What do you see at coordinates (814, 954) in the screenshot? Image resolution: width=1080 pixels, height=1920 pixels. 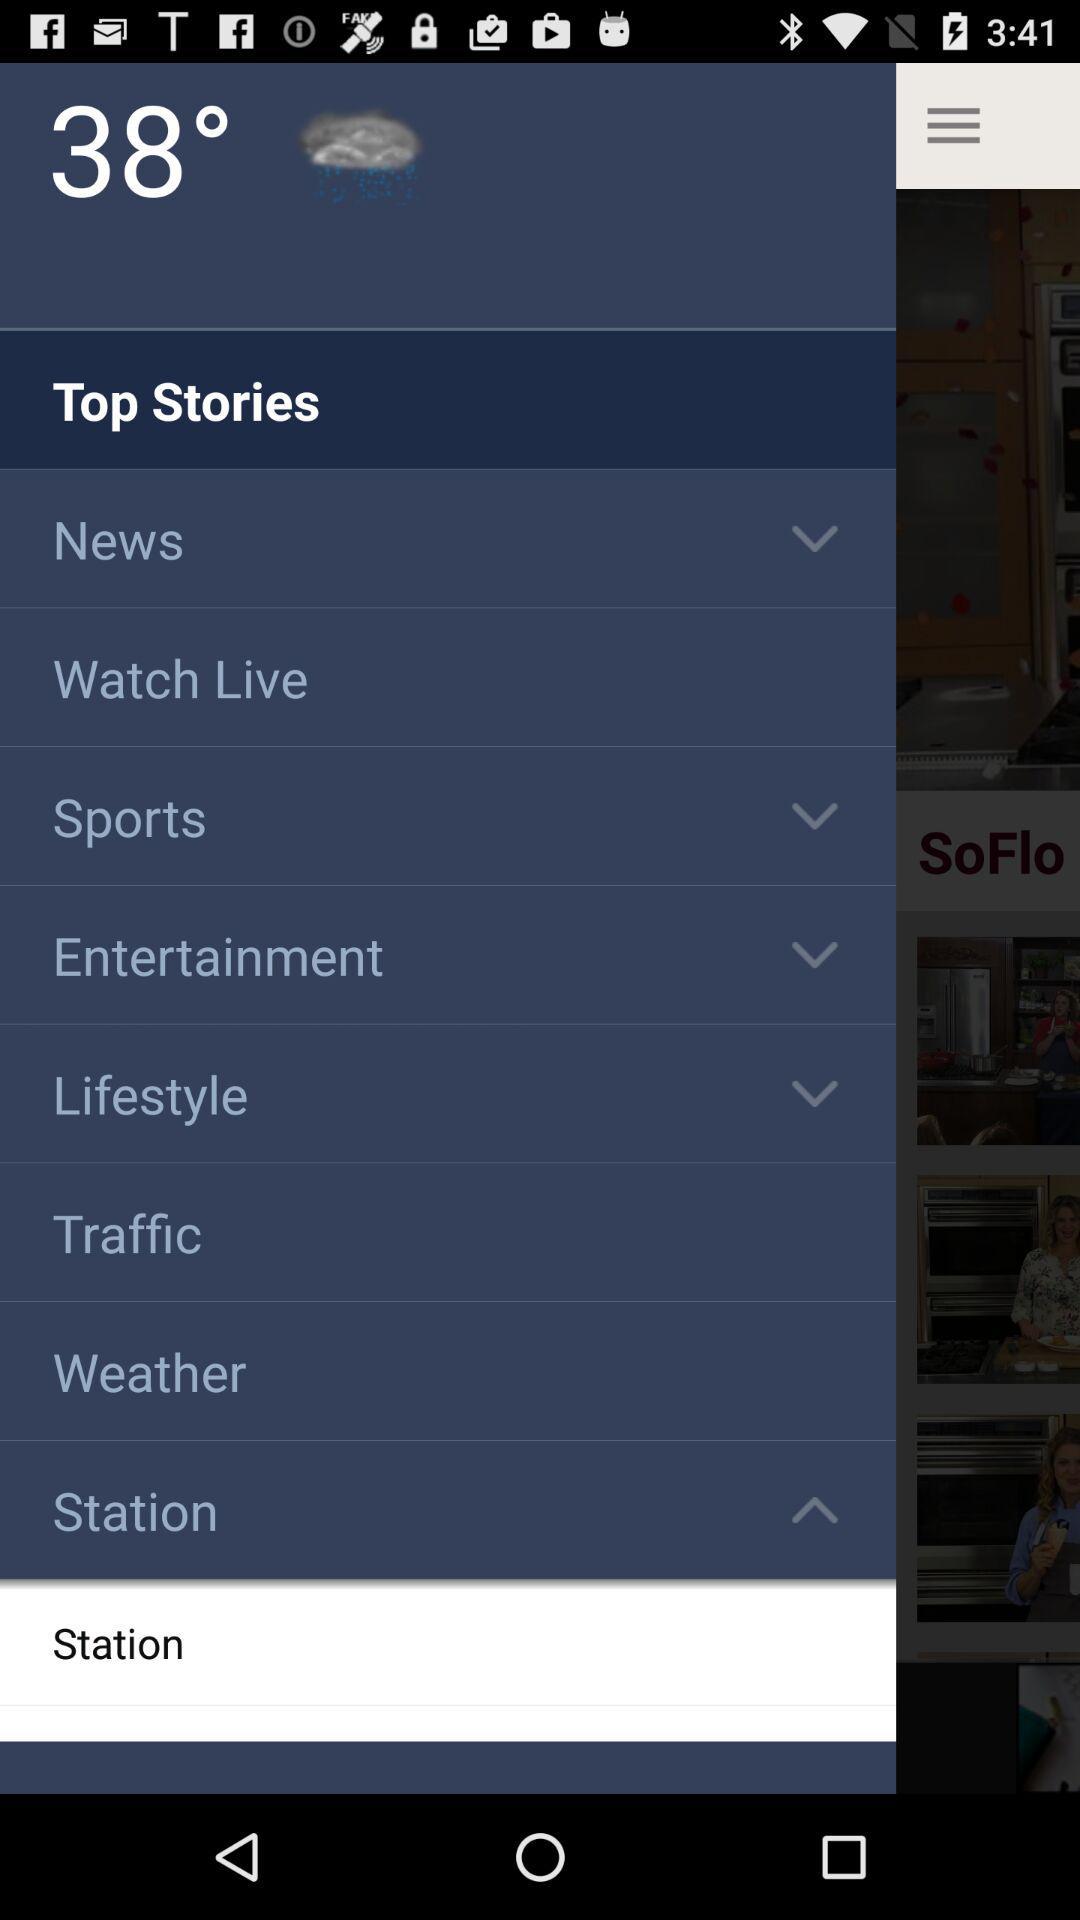 I see `down arrow beside the entertainment` at bounding box center [814, 954].